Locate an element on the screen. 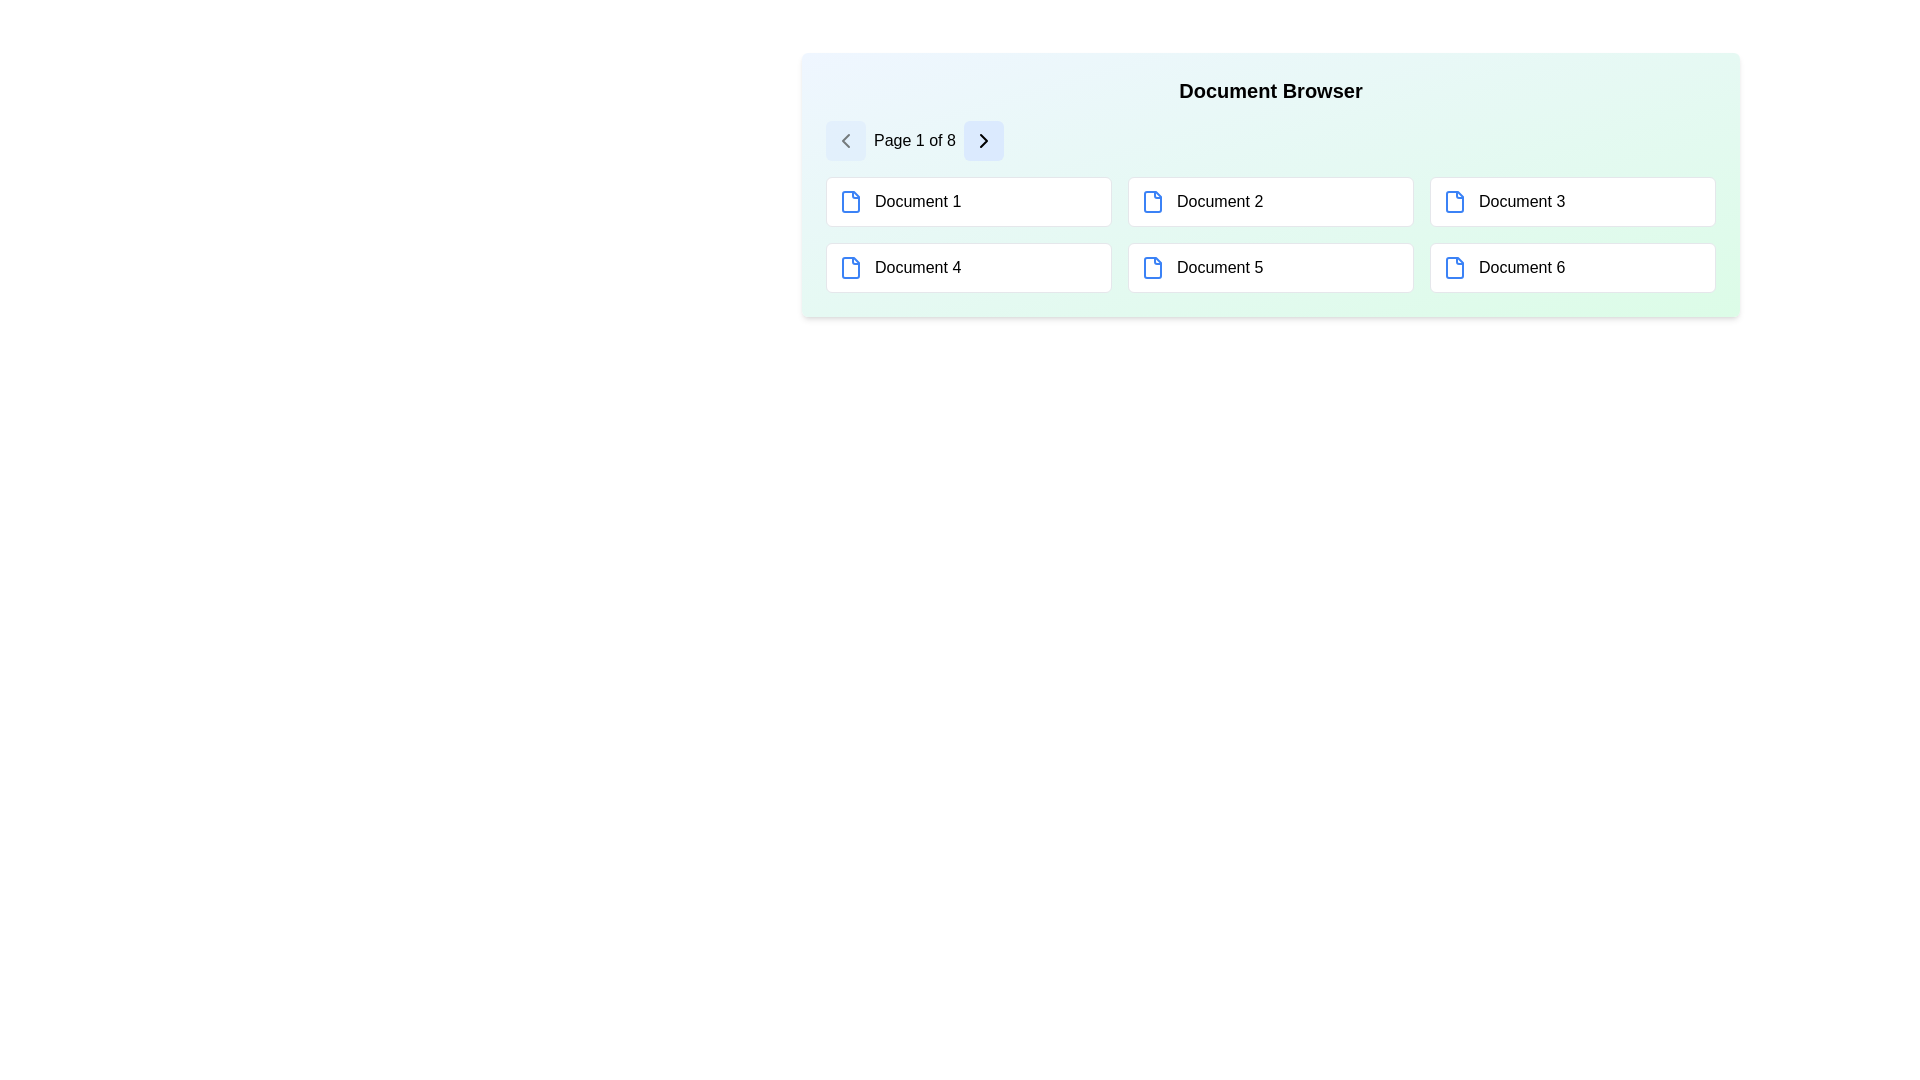  the backward navigation icon located on the left side of the page navigation tools, directly to the left of the label 'Page 1 of 8' is located at coordinates (845, 140).